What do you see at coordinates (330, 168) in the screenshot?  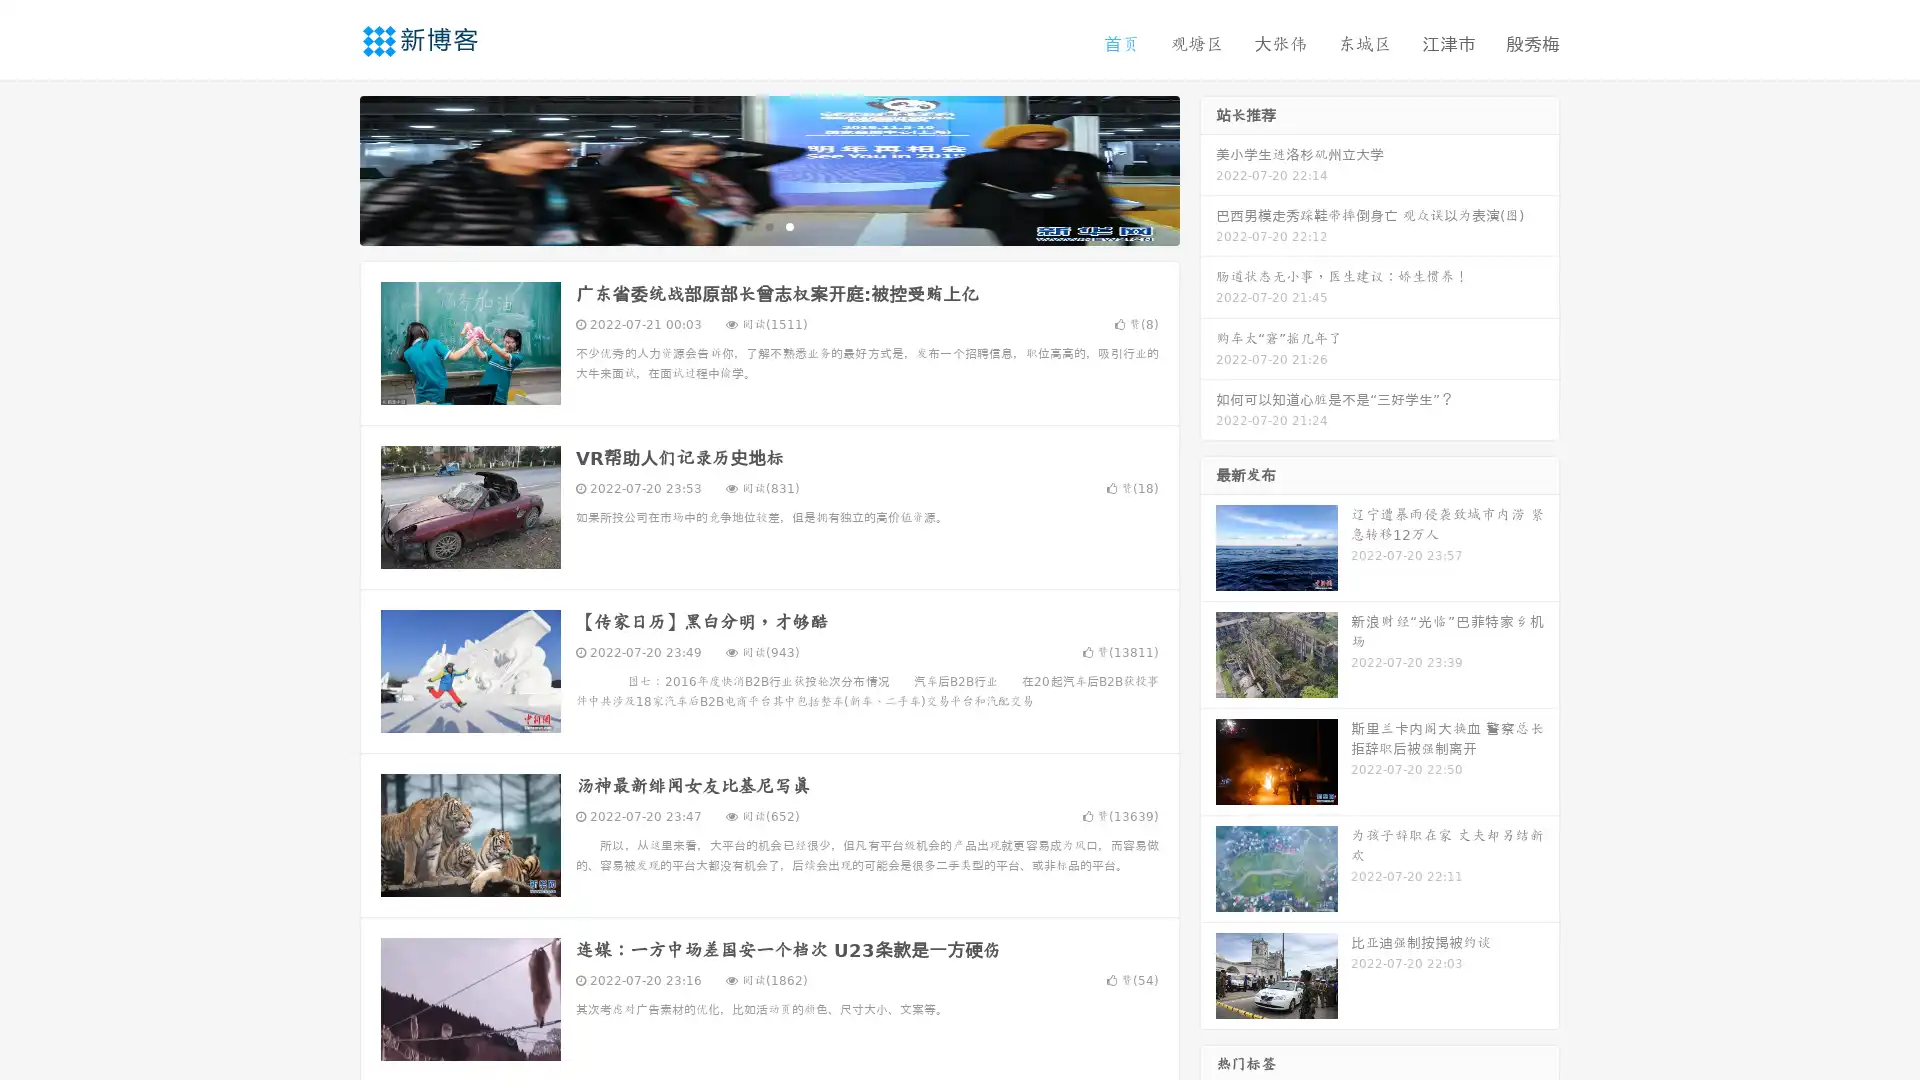 I see `Previous slide` at bounding box center [330, 168].